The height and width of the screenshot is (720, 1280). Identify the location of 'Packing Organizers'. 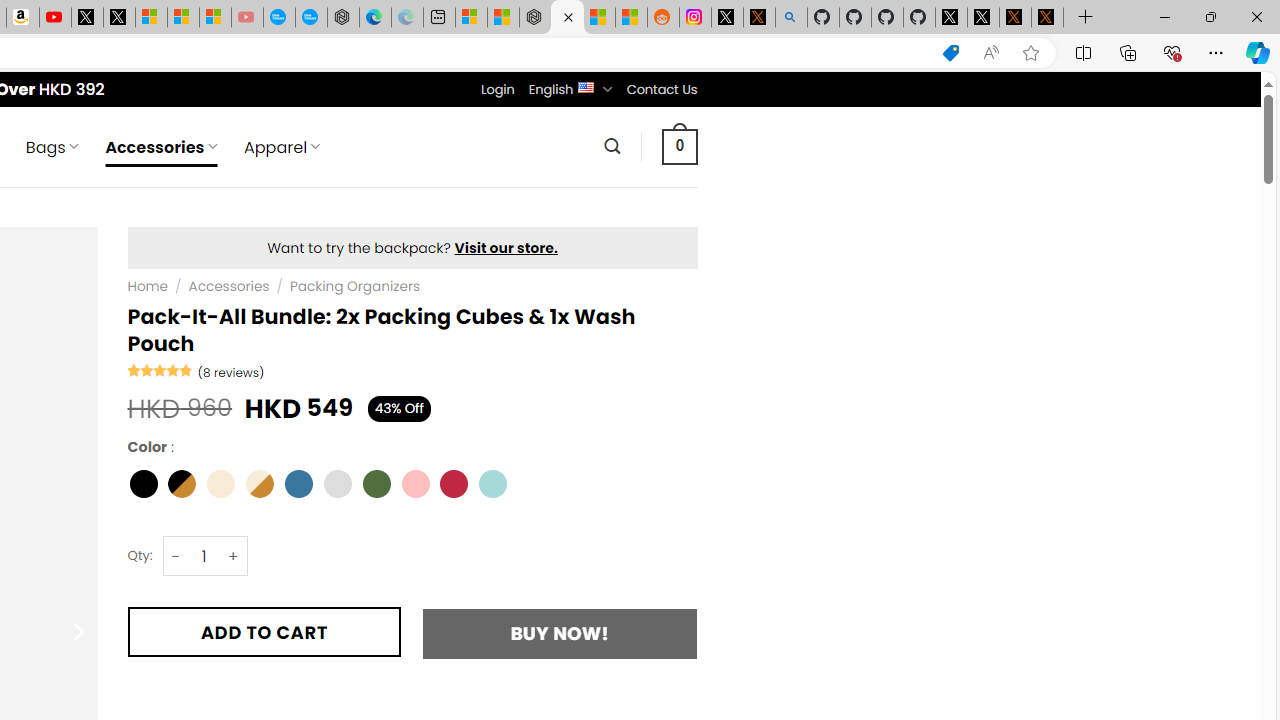
(355, 286).